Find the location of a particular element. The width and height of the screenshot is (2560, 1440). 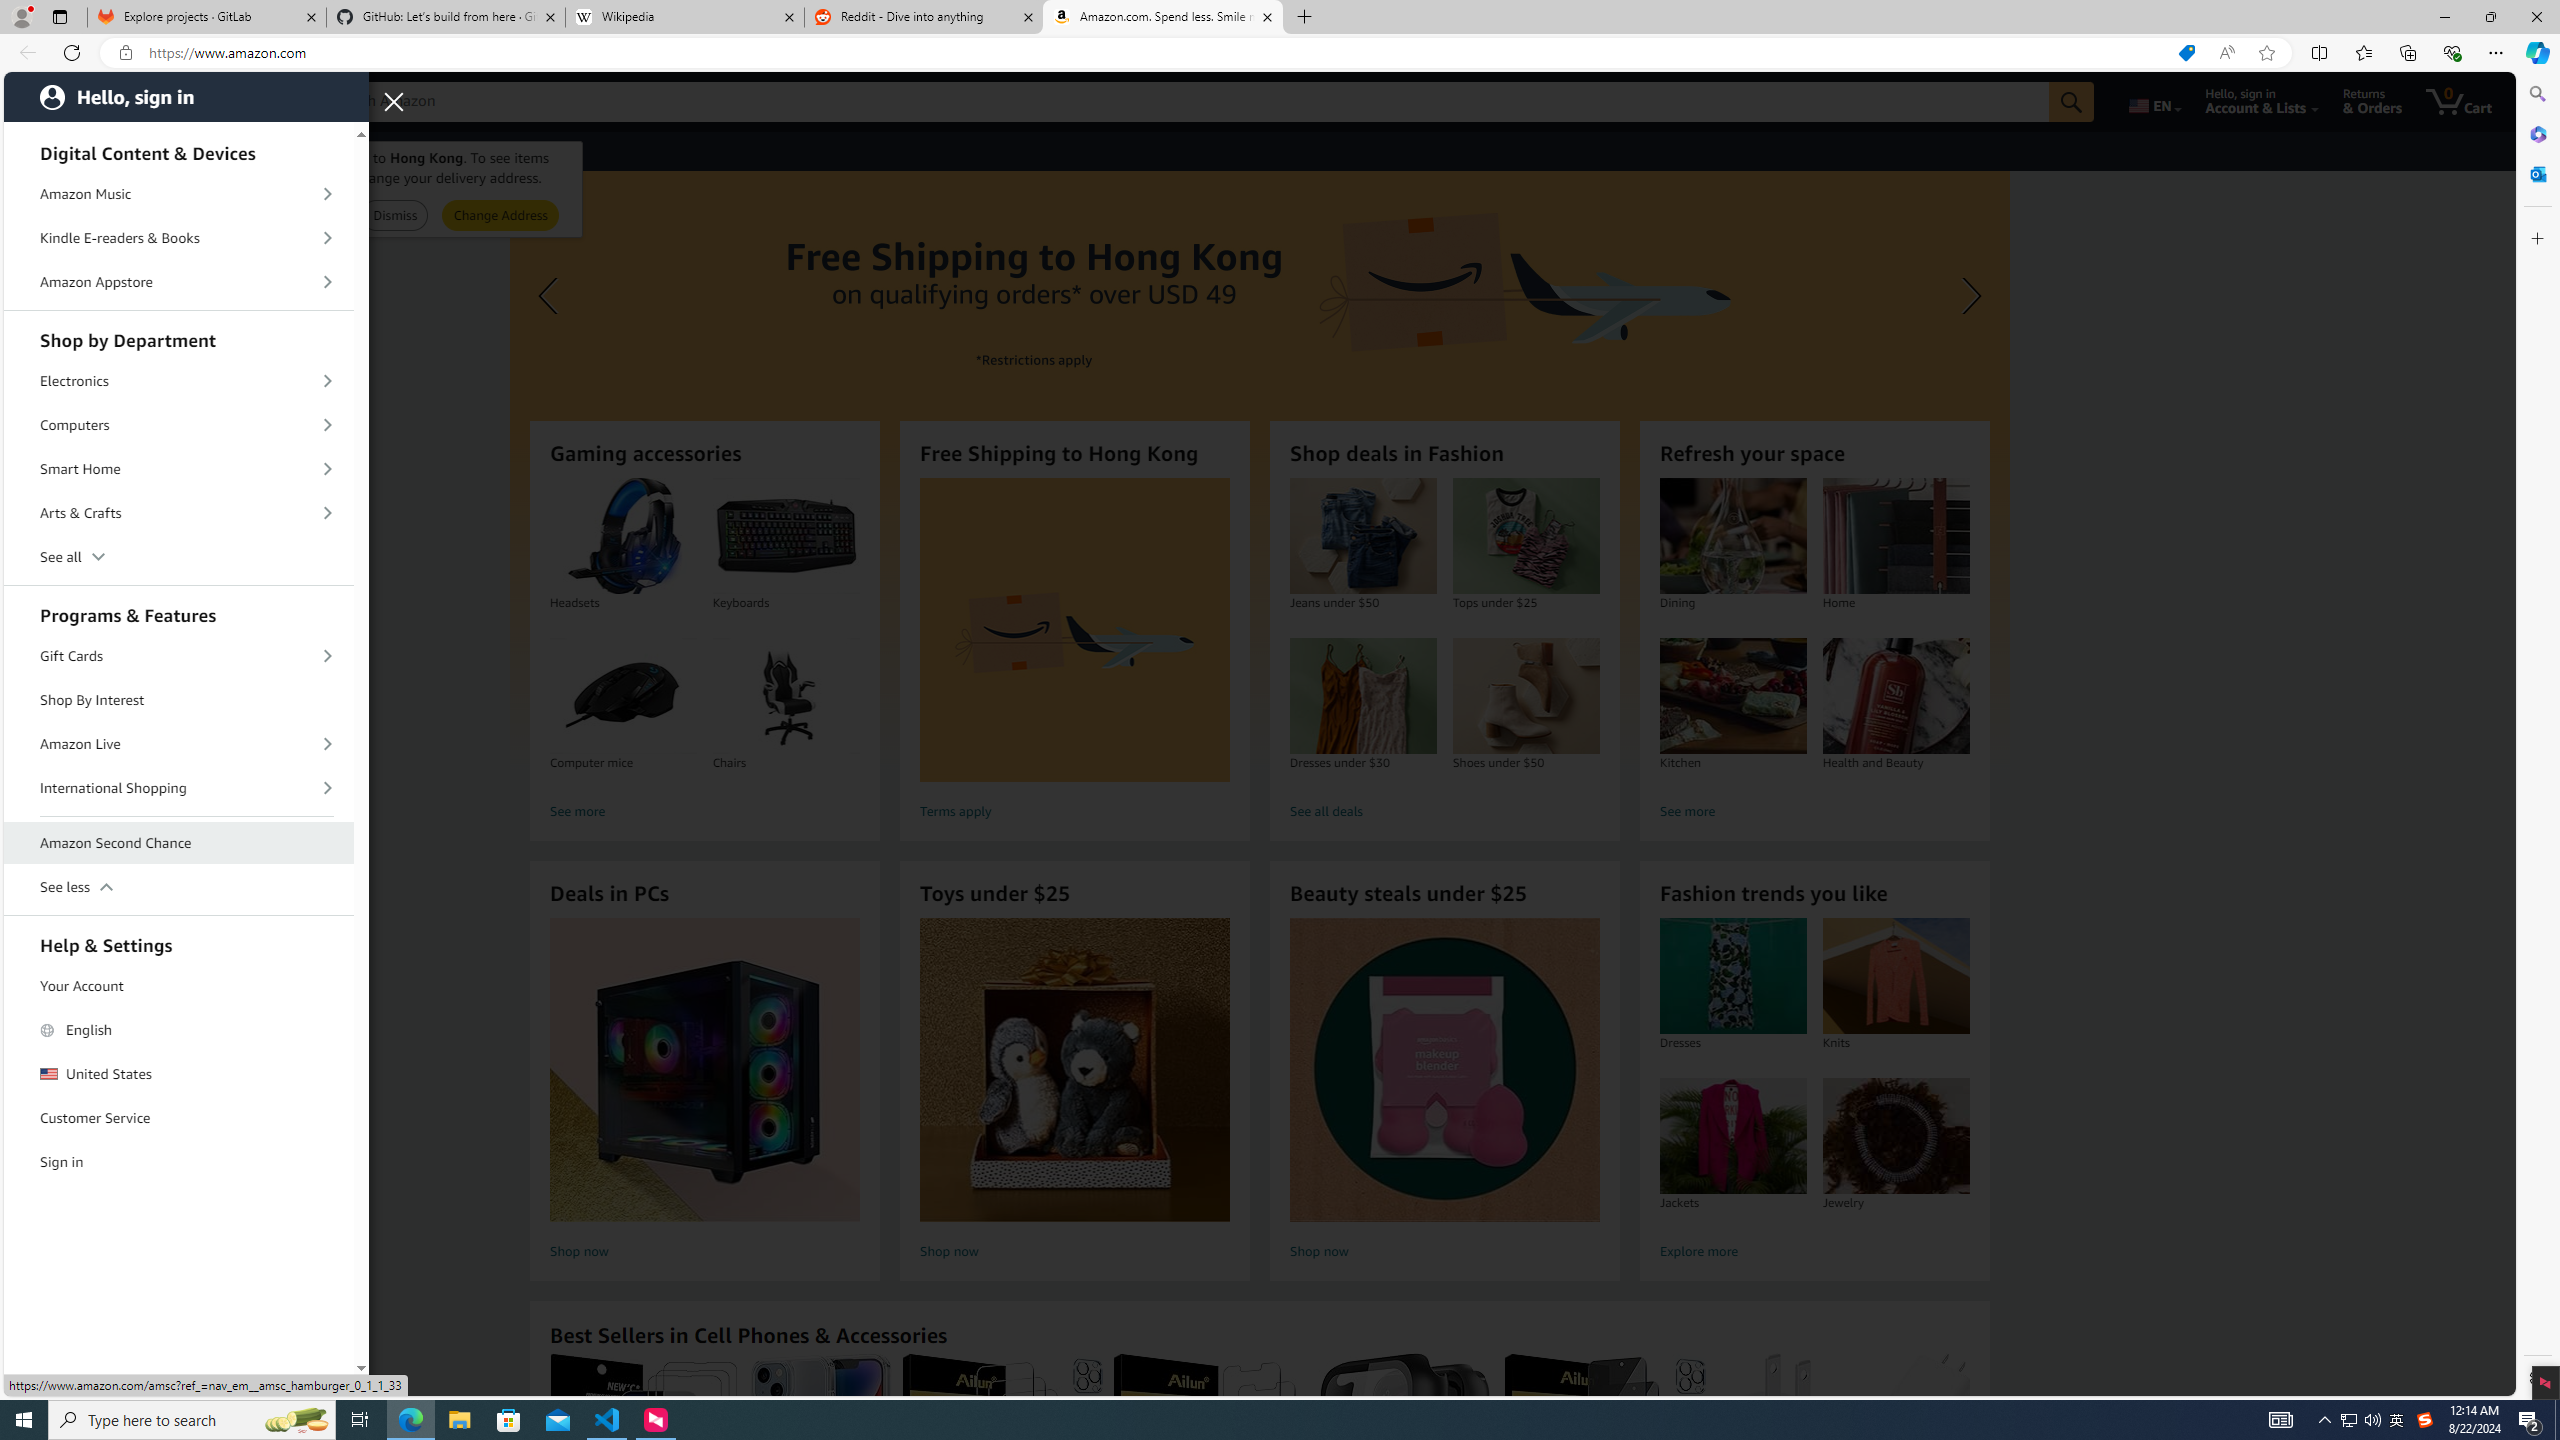

'Amazon.com. Spend less. Smile more.' is located at coordinates (1161, 16).